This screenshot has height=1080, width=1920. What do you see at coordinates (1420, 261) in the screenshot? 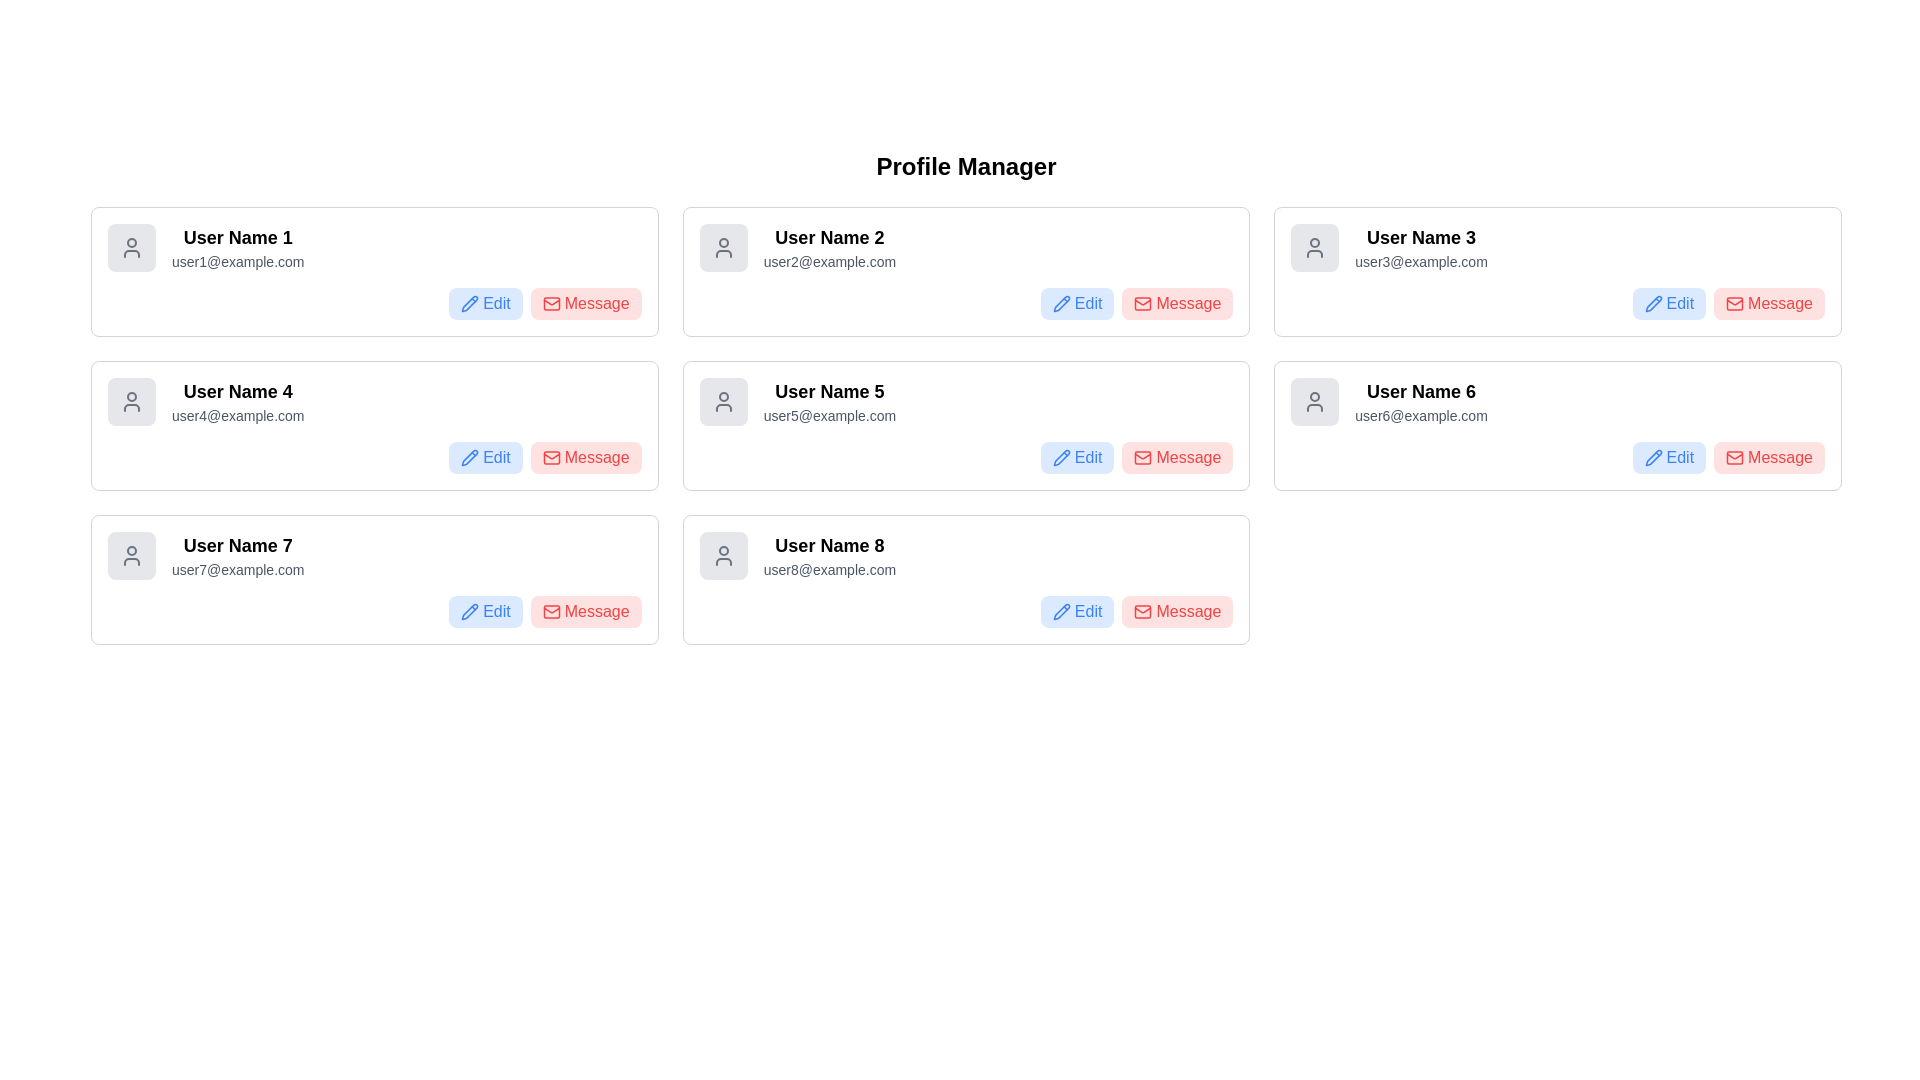
I see `the static text label displaying the email address 'user3@example.com', which is located below the name label 'User Name 3' in the top-right card of a 3x3 grid layout` at bounding box center [1420, 261].